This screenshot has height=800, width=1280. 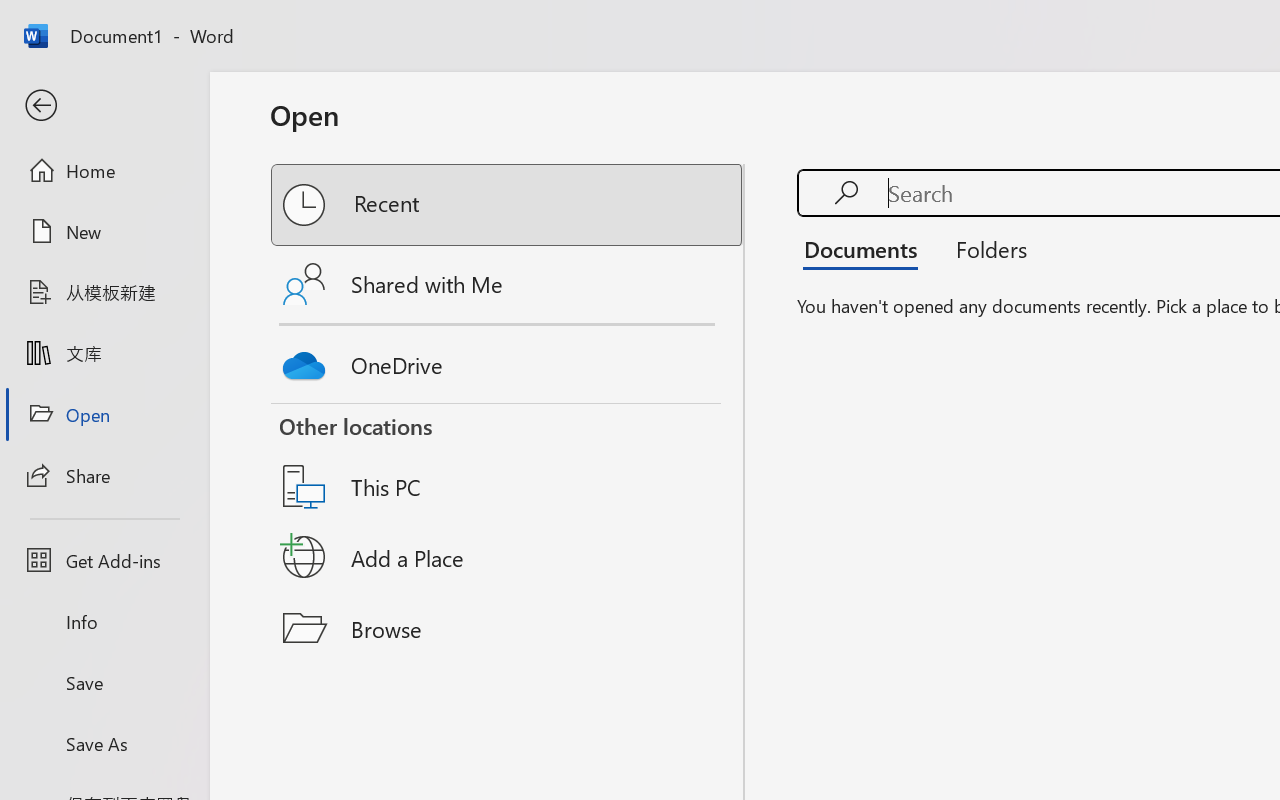 I want to click on 'Documents', so click(x=866, y=248).